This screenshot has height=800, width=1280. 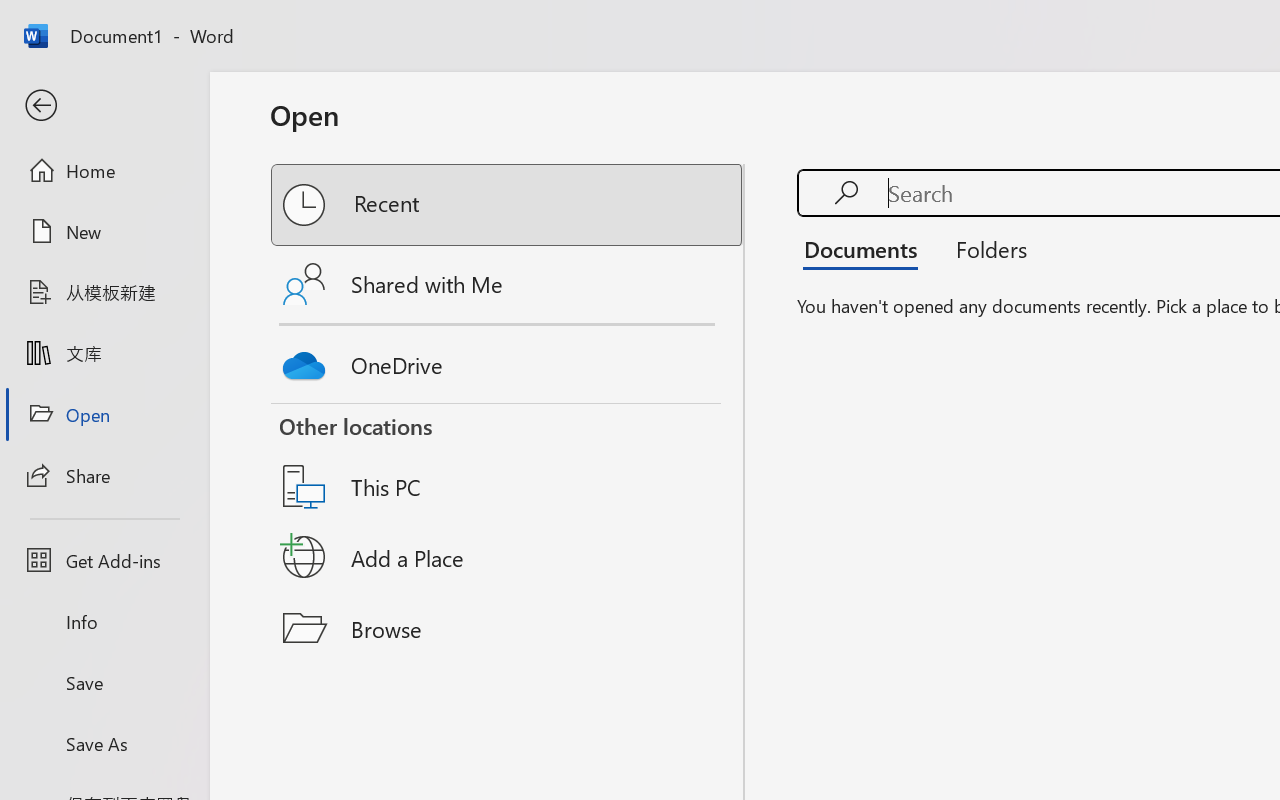 I want to click on 'Documents', so click(x=866, y=248).